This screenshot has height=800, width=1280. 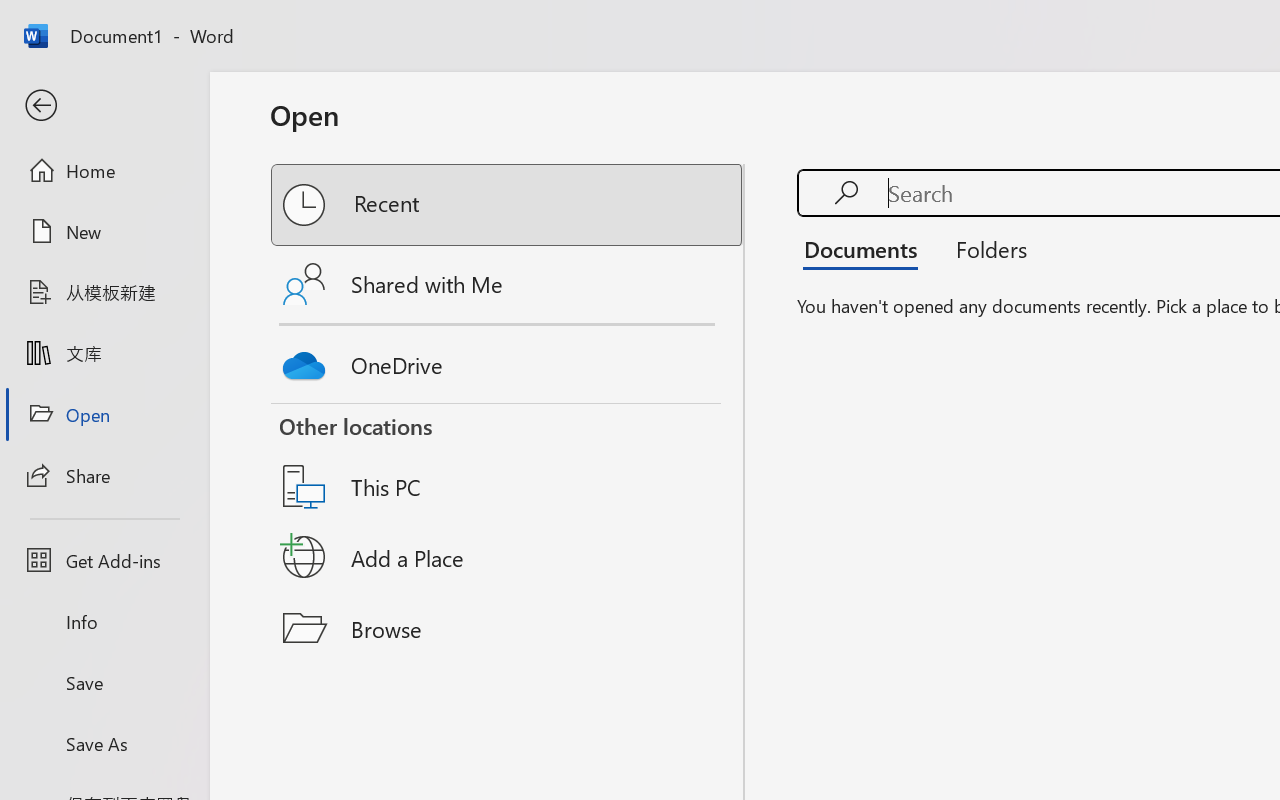 I want to click on 'Documents', so click(x=866, y=248).